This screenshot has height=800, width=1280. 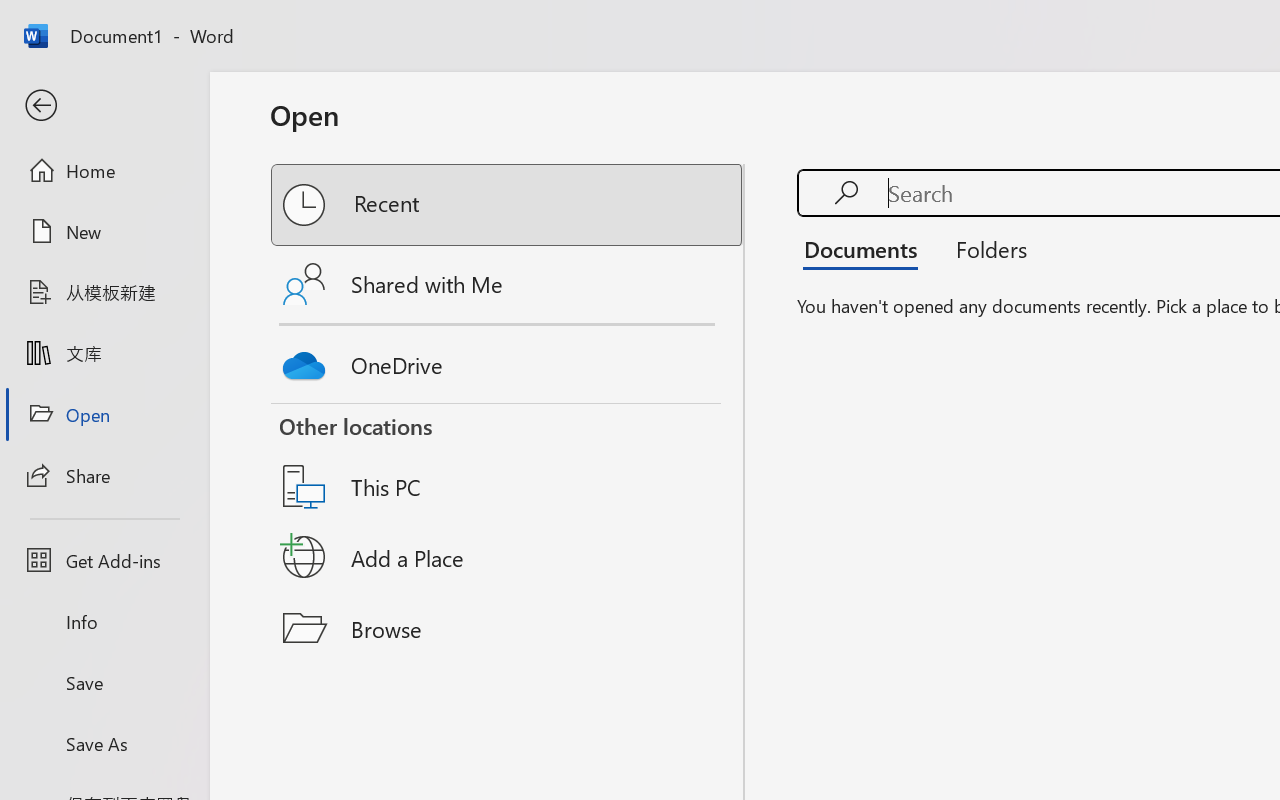 I want to click on 'Documents', so click(x=866, y=248).